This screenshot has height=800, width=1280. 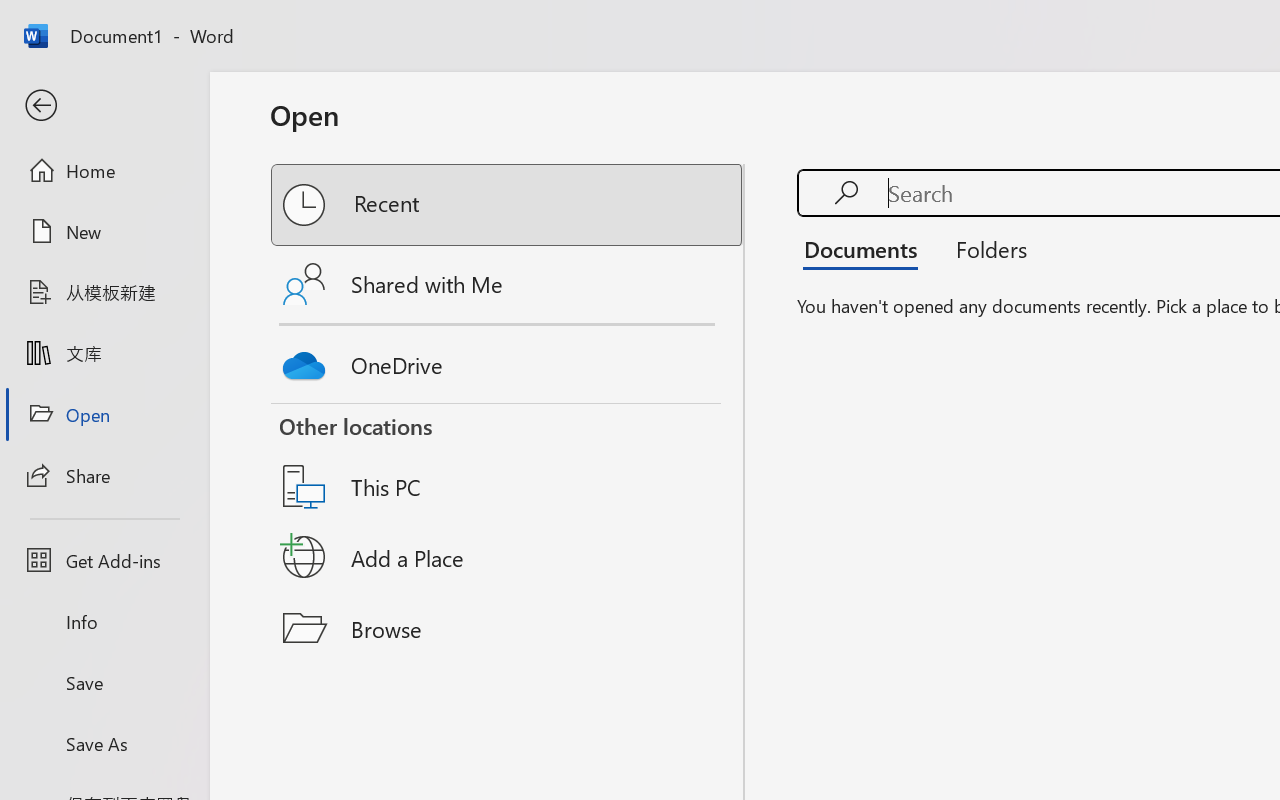 I want to click on 'Documents', so click(x=866, y=248).